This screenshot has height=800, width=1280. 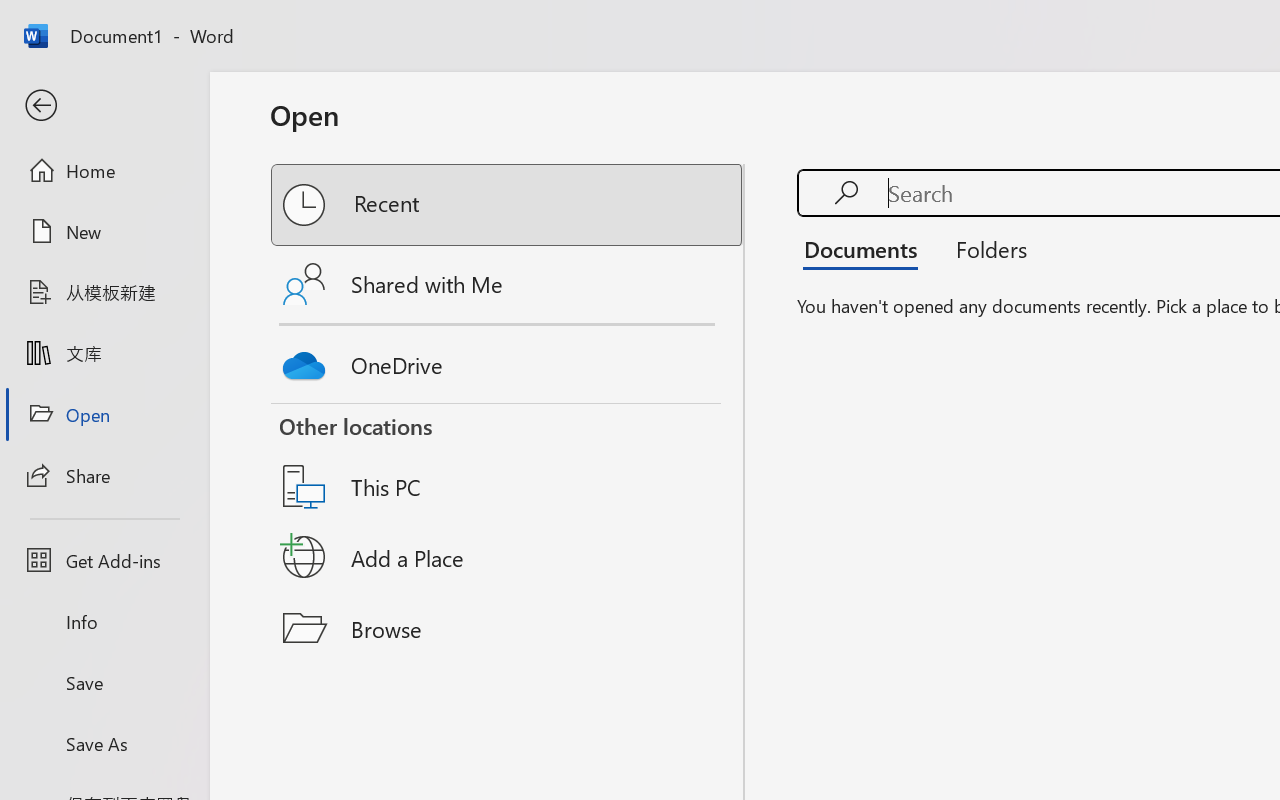 I want to click on 'Documents', so click(x=866, y=248).